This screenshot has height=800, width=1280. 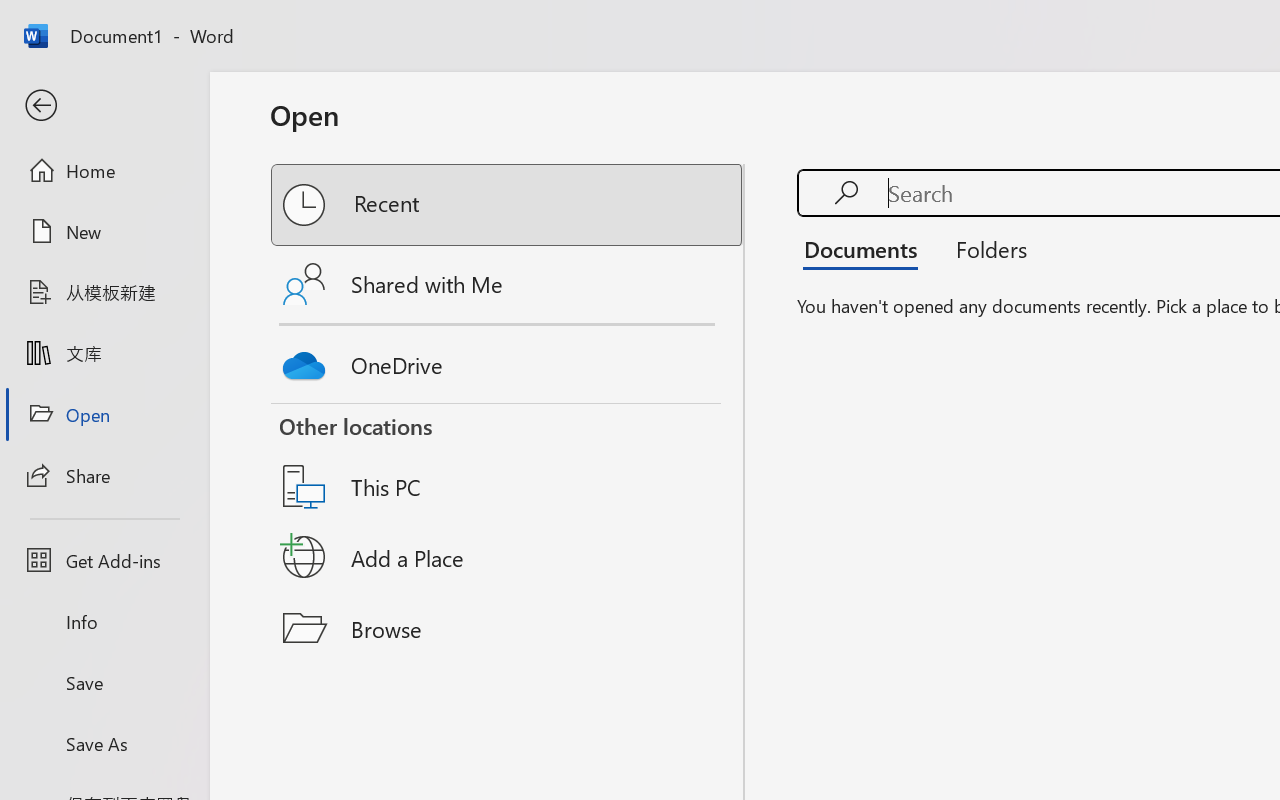 I want to click on 'Documents', so click(x=866, y=248).